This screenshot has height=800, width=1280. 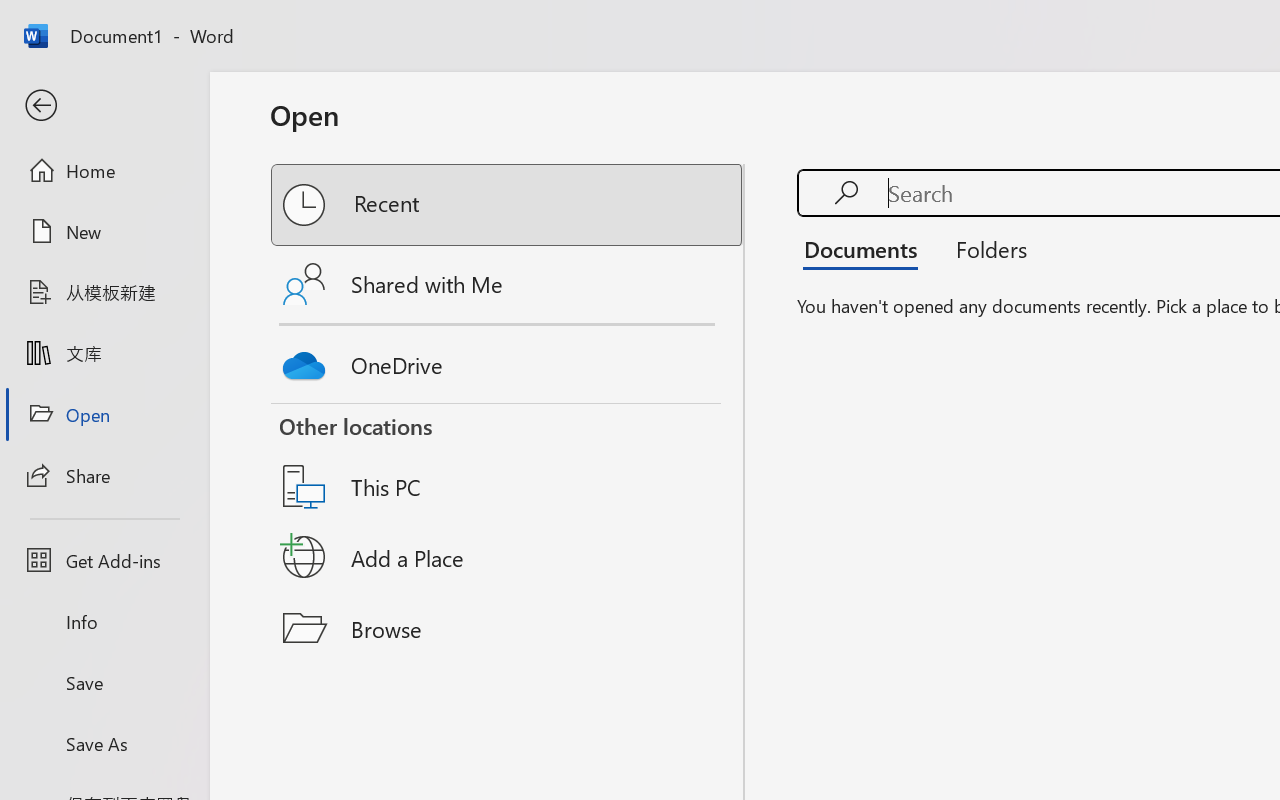 I want to click on 'Documents', so click(x=866, y=248).